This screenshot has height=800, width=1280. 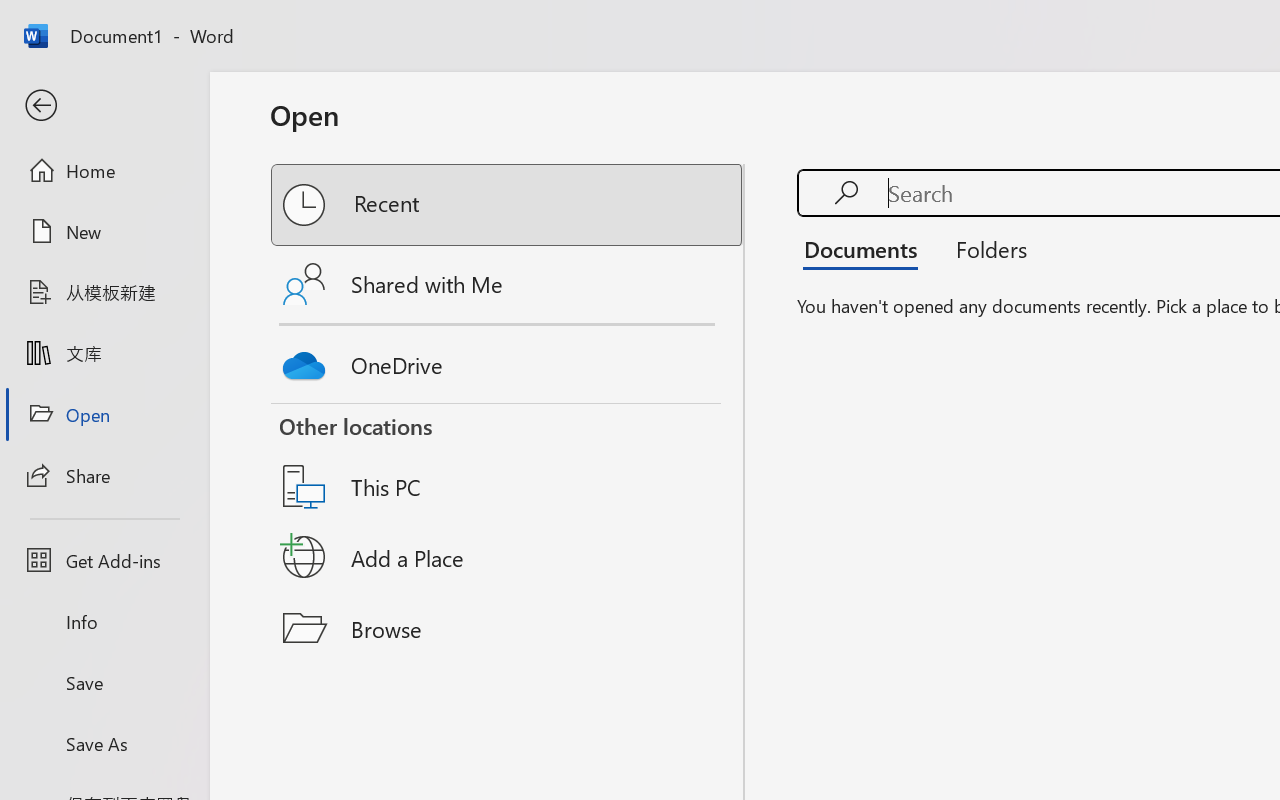 I want to click on 'Documents', so click(x=866, y=248).